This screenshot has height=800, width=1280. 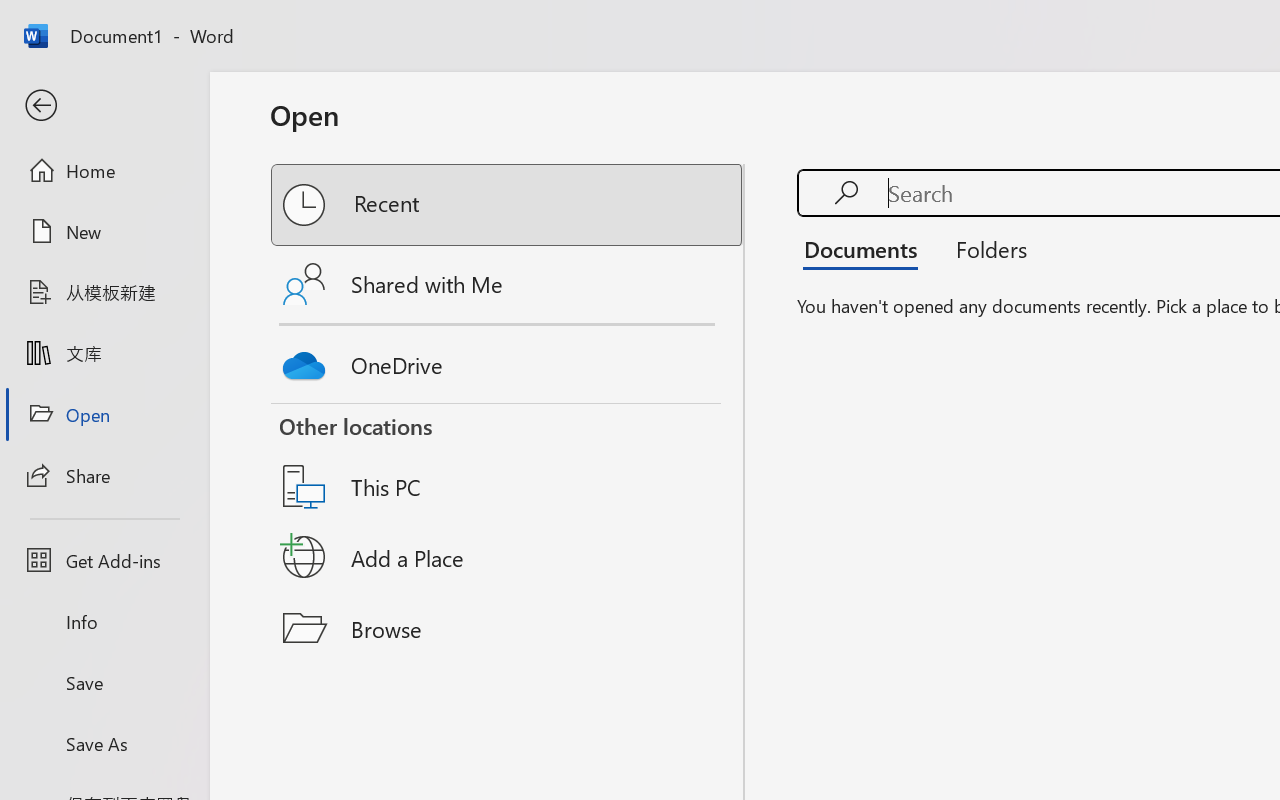 I want to click on 'Documents', so click(x=866, y=248).